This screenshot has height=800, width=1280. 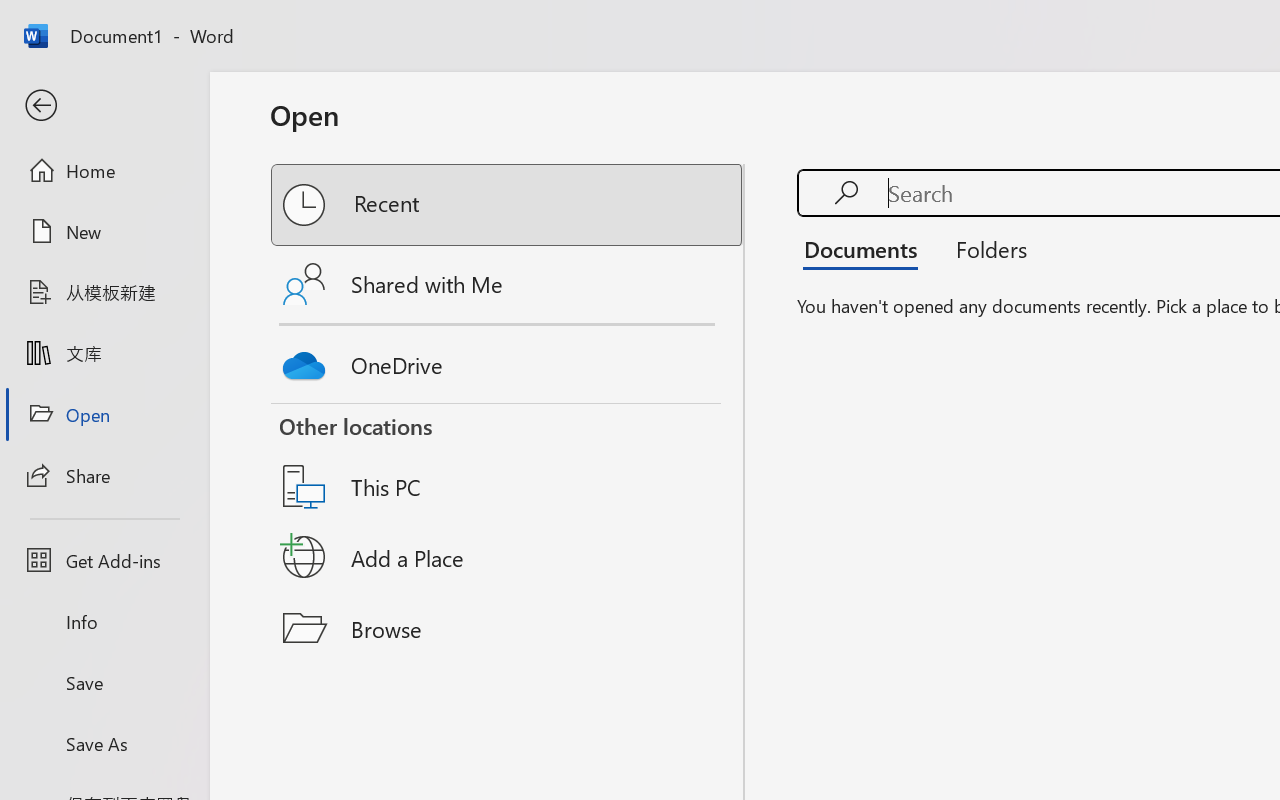 I want to click on 'Documents', so click(x=866, y=248).